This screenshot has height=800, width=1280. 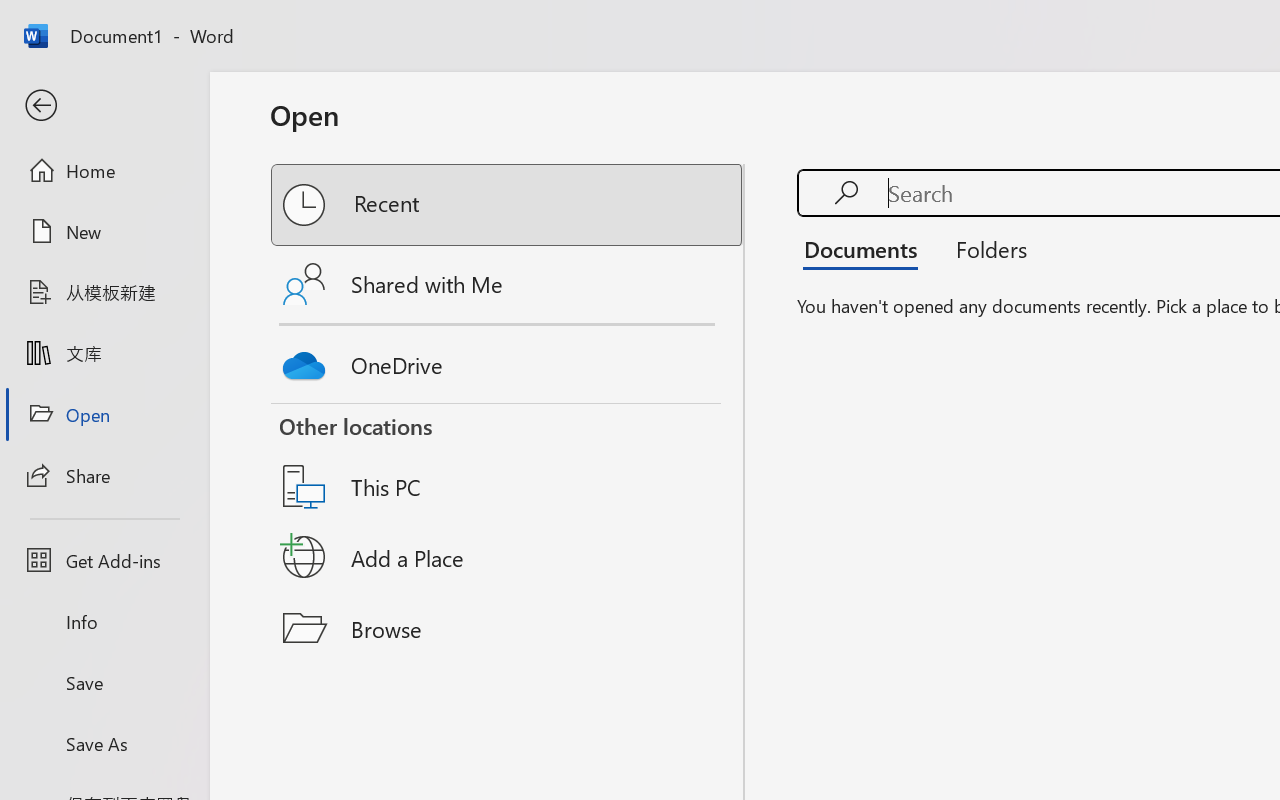 I want to click on 'Documents', so click(x=866, y=248).